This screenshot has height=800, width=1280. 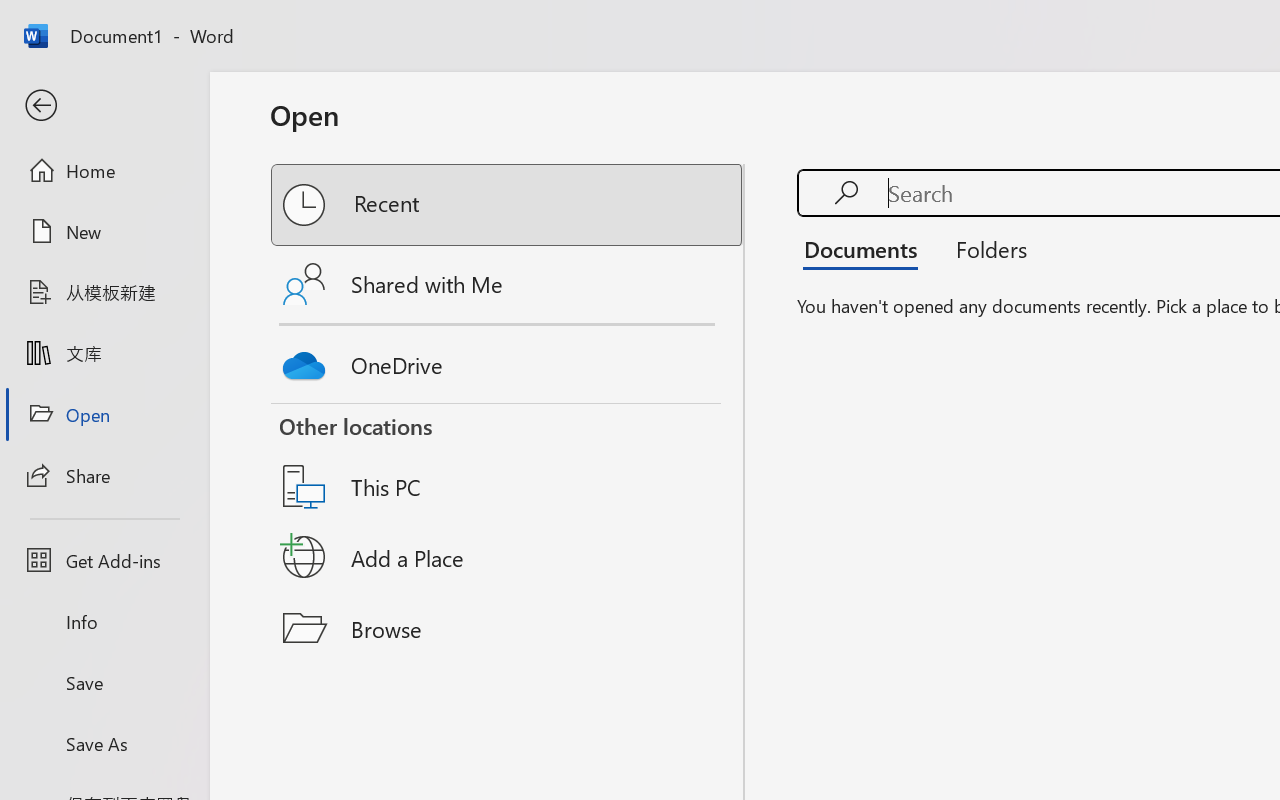 I want to click on 'Documents', so click(x=866, y=248).